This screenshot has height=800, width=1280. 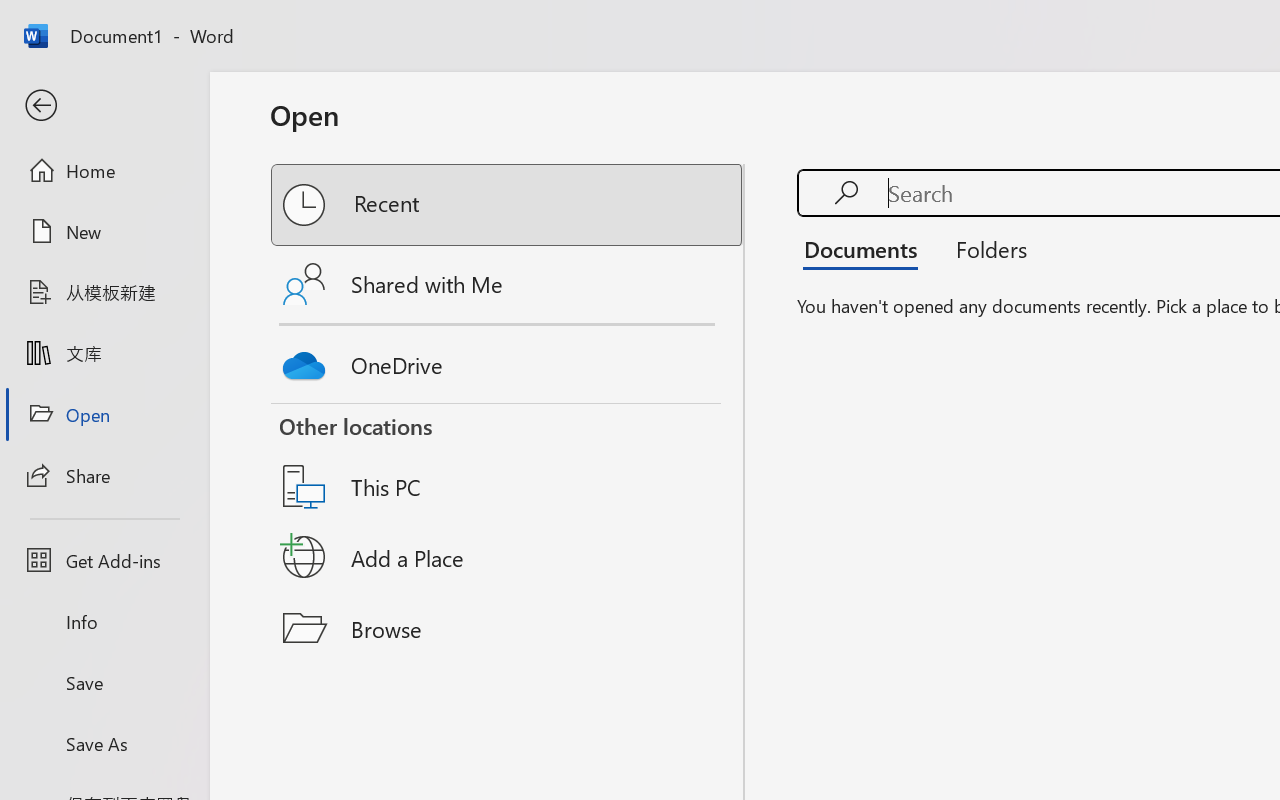 I want to click on 'Documents', so click(x=866, y=248).